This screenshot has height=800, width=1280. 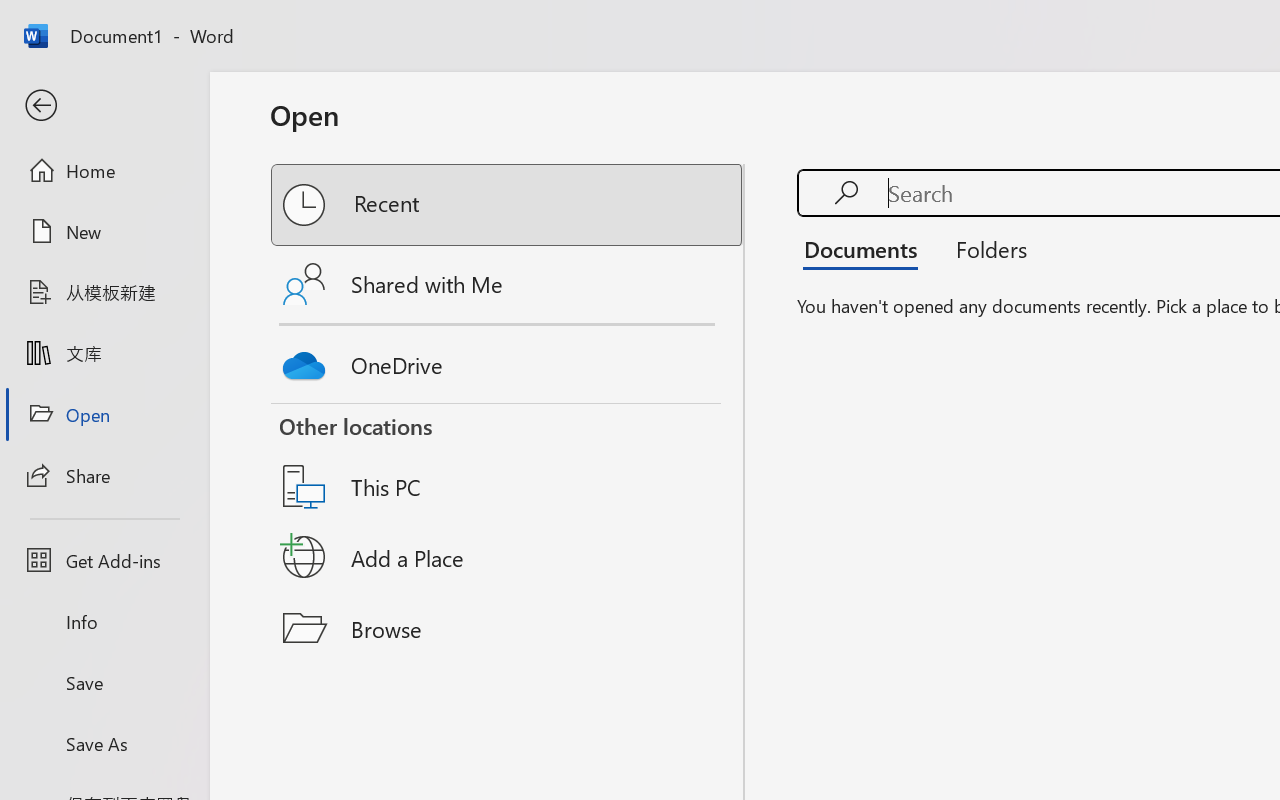 I want to click on 'Documents', so click(x=866, y=248).